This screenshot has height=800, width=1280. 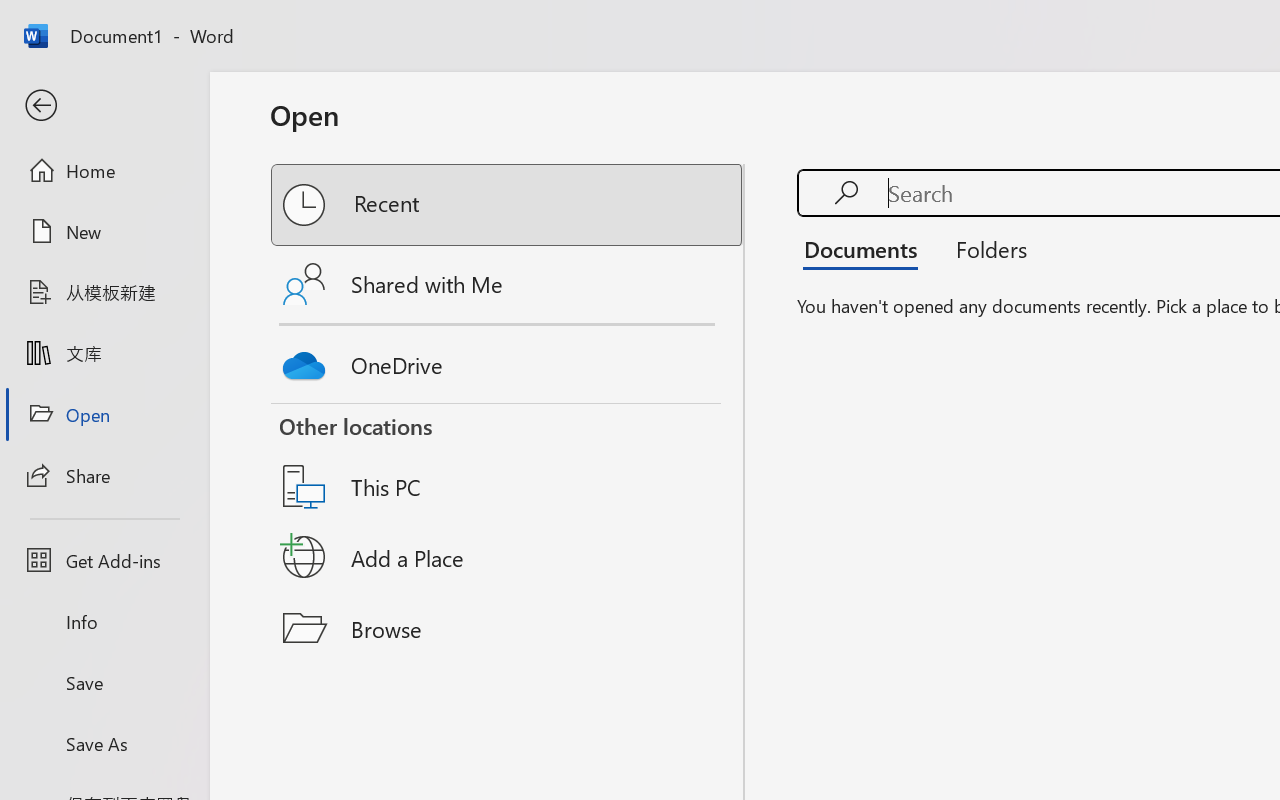 I want to click on 'Documents', so click(x=866, y=248).